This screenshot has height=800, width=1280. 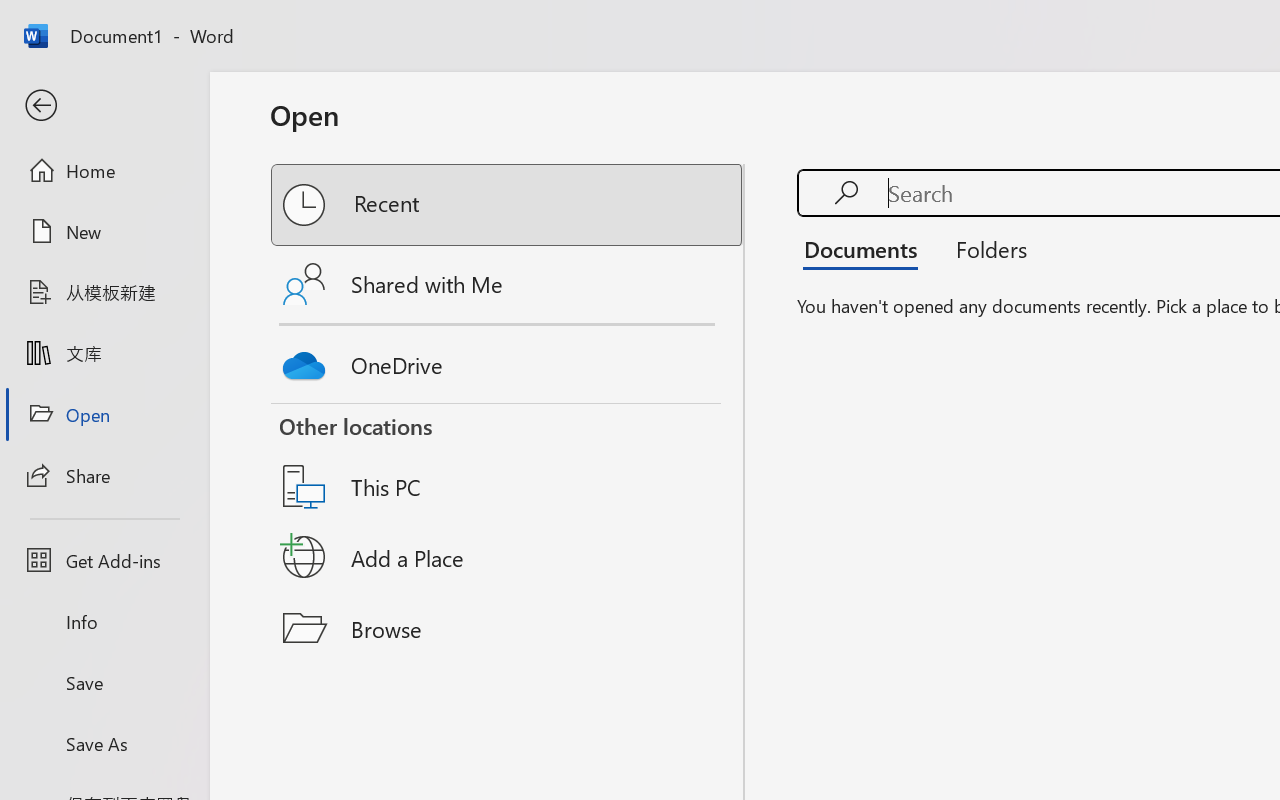 I want to click on 'Documents', so click(x=866, y=248).